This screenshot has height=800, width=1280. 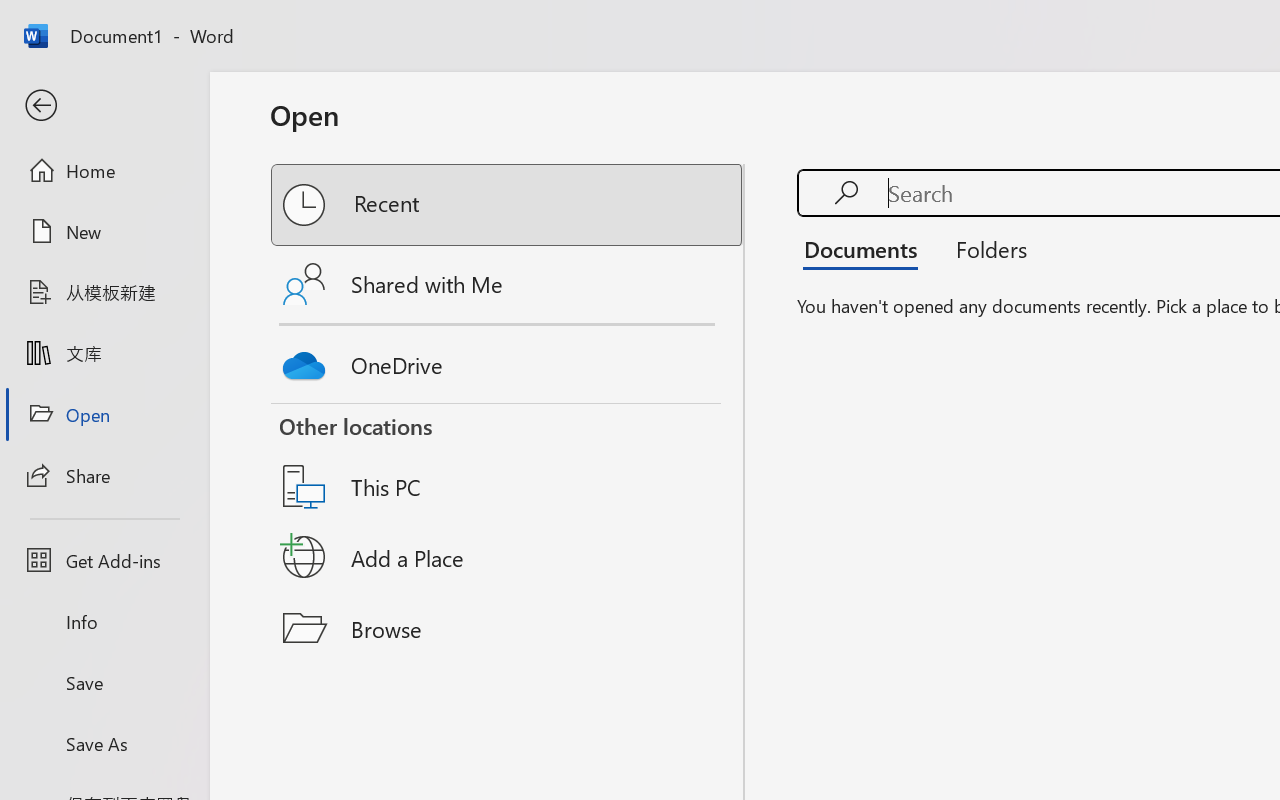 I want to click on 'Documents', so click(x=866, y=248).